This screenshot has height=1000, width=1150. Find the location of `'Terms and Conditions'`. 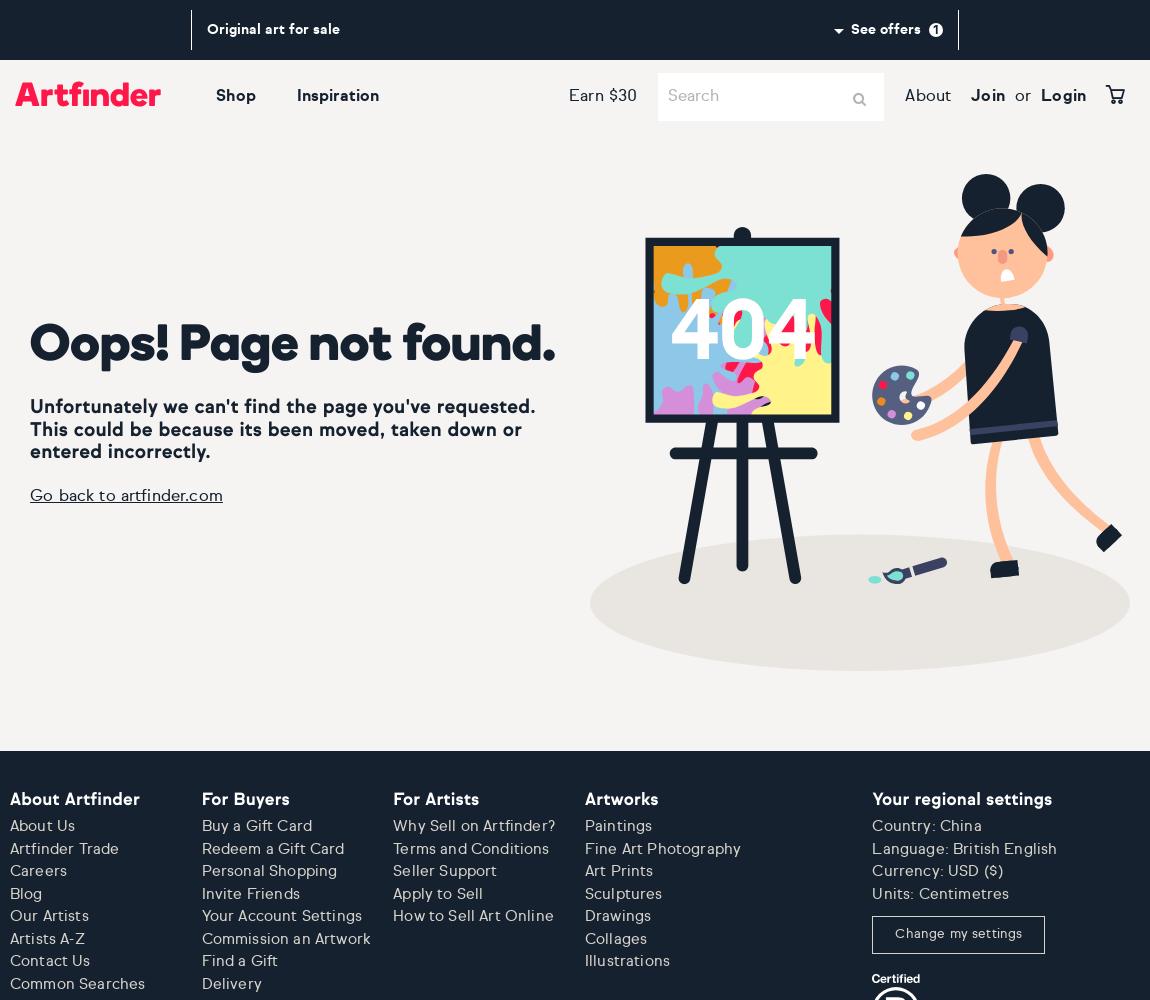

'Terms and Conditions' is located at coordinates (392, 847).